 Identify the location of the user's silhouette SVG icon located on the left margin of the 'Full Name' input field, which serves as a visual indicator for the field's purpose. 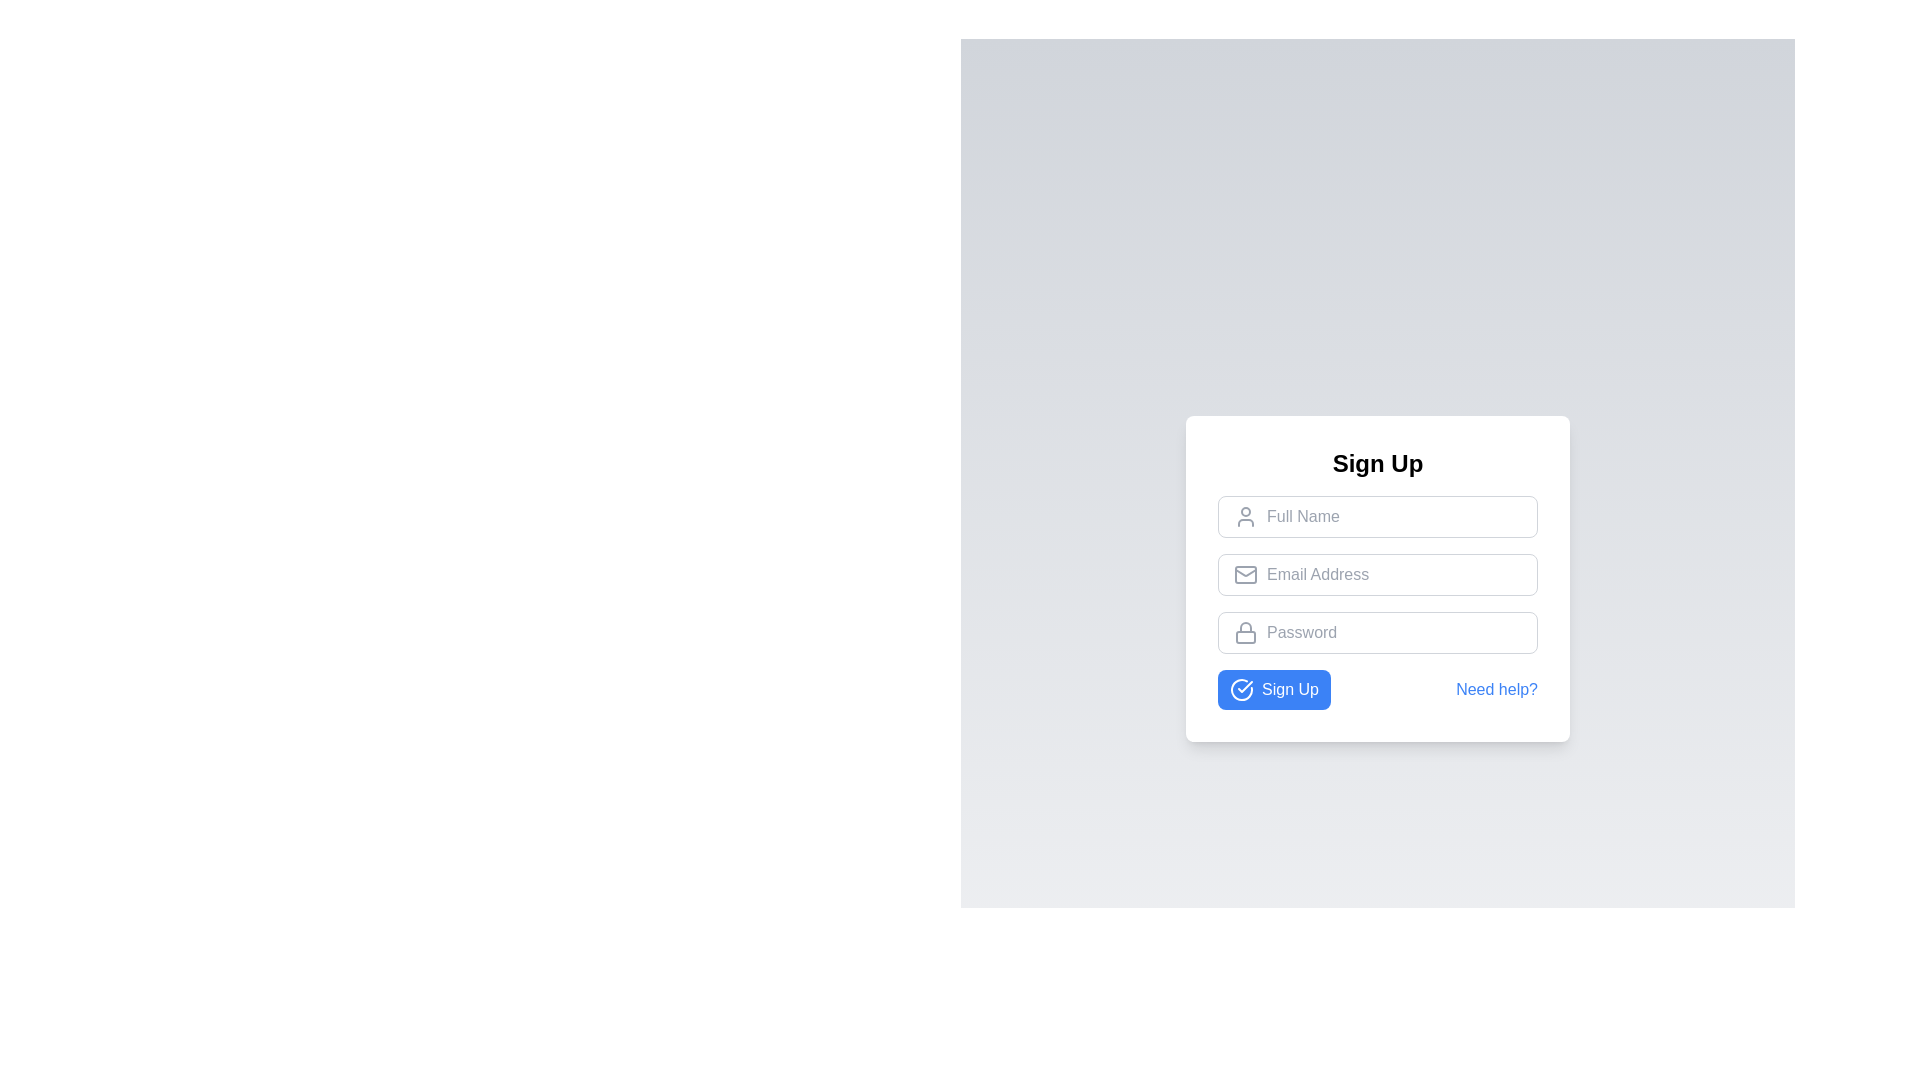
(1245, 515).